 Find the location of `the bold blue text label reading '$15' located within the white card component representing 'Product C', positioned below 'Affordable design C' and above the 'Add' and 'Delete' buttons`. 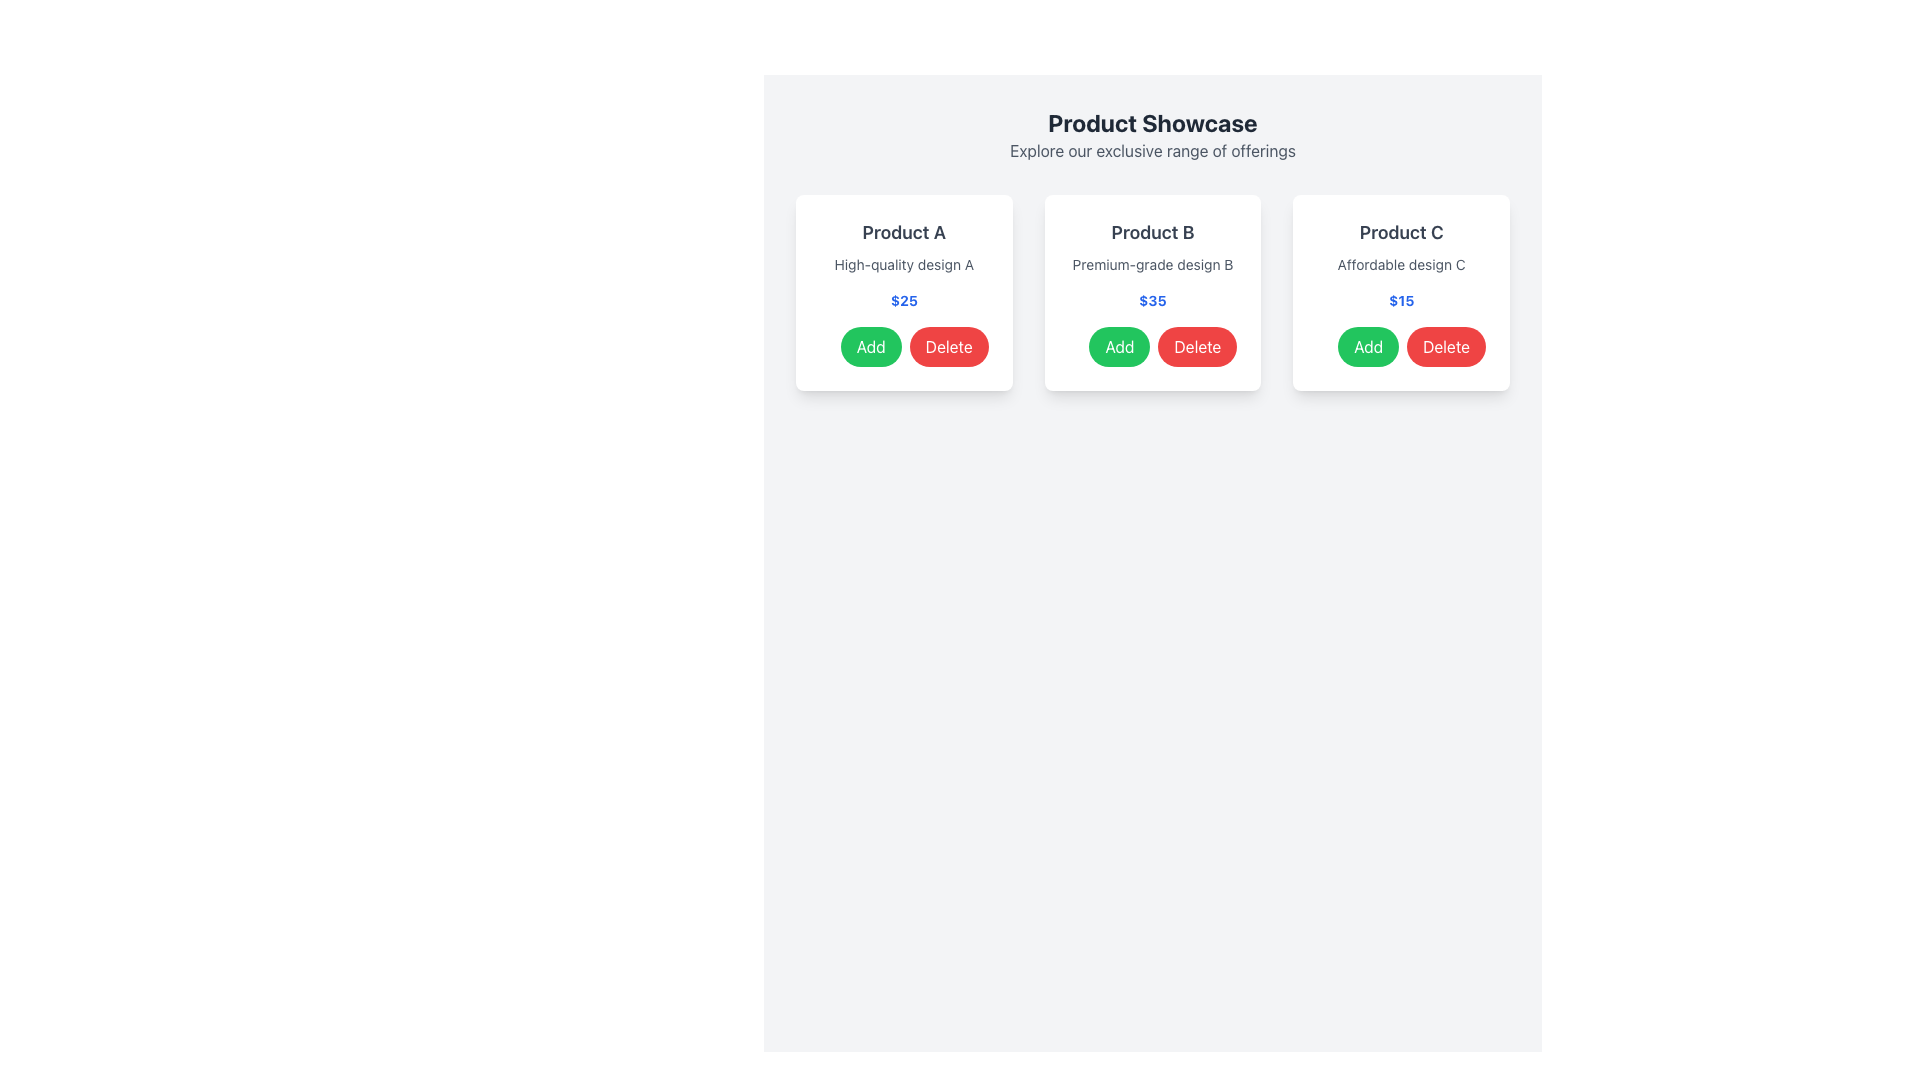

the bold blue text label reading '$15' located within the white card component representing 'Product C', positioned below 'Affordable design C' and above the 'Add' and 'Delete' buttons is located at coordinates (1400, 300).